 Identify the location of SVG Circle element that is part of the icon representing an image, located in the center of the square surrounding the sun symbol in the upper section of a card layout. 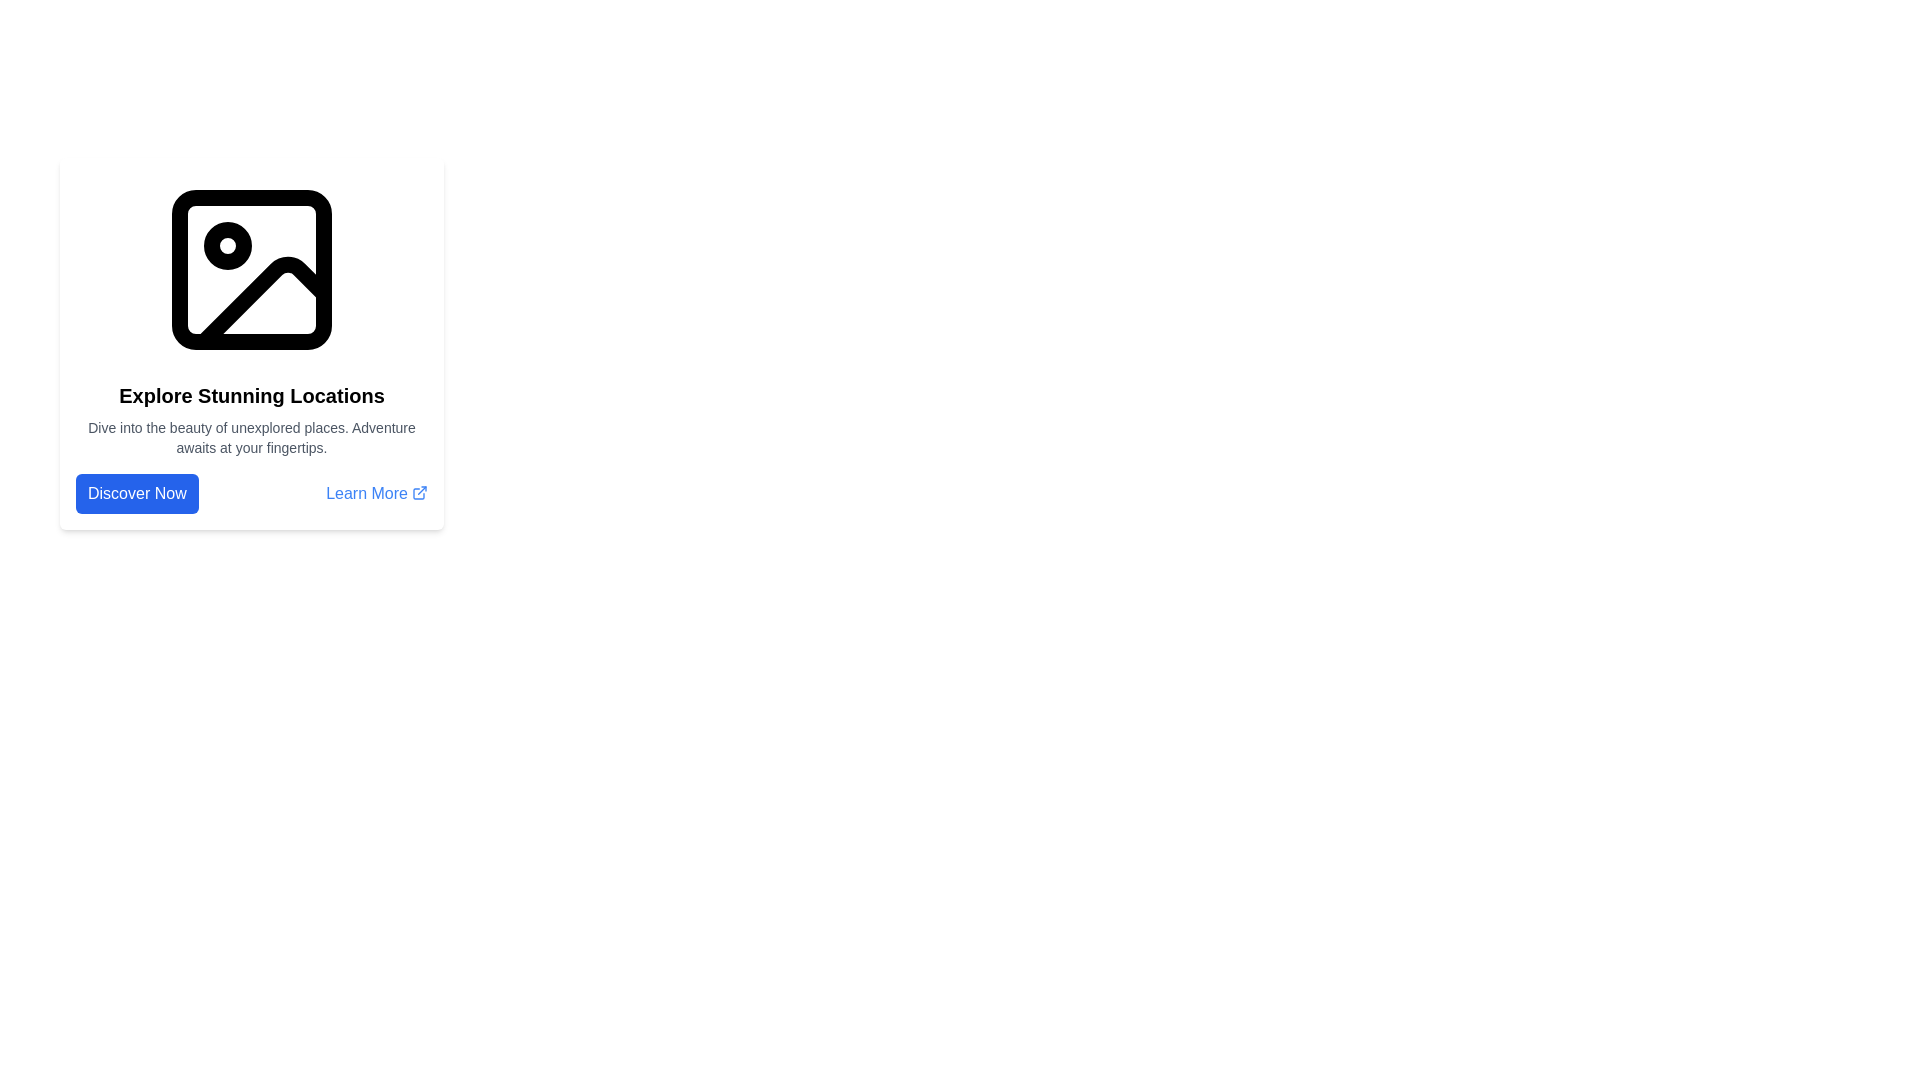
(227, 245).